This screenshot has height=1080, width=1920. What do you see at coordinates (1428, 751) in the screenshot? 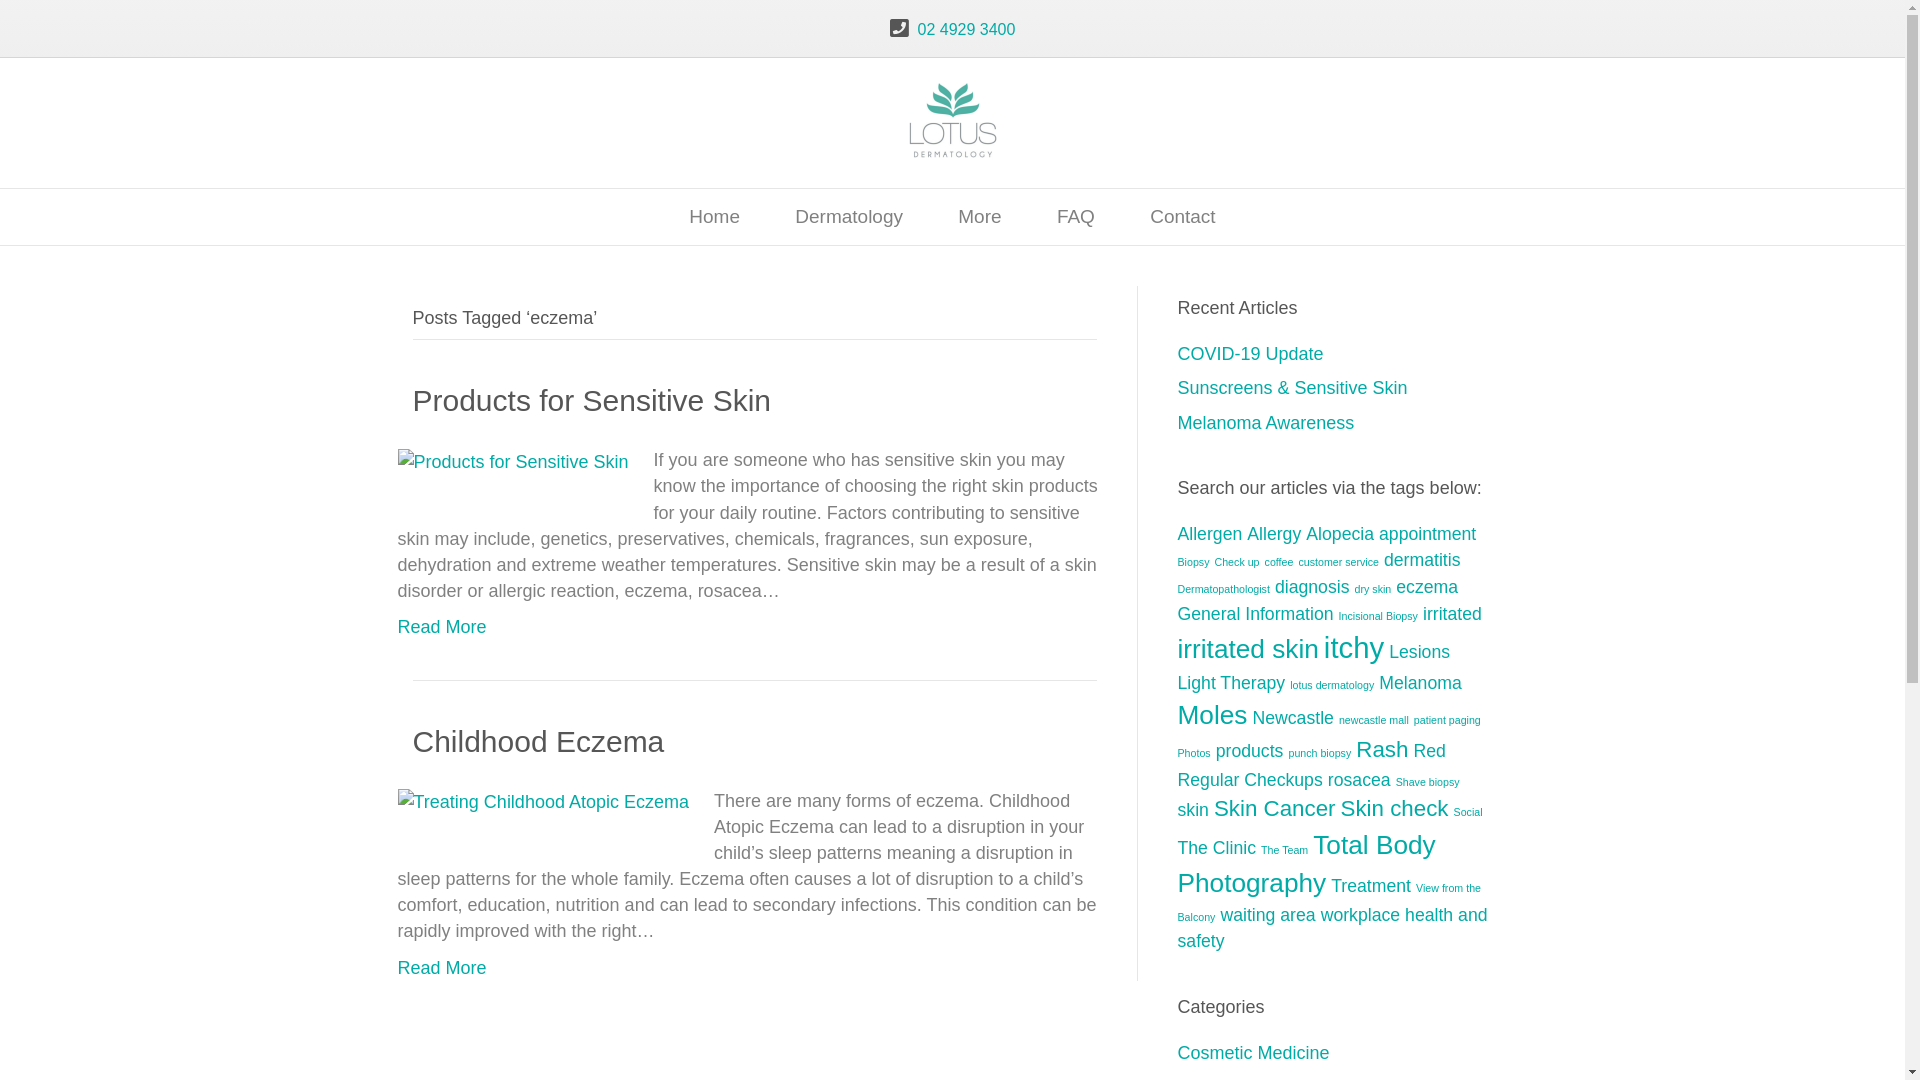
I see `'Red'` at bounding box center [1428, 751].